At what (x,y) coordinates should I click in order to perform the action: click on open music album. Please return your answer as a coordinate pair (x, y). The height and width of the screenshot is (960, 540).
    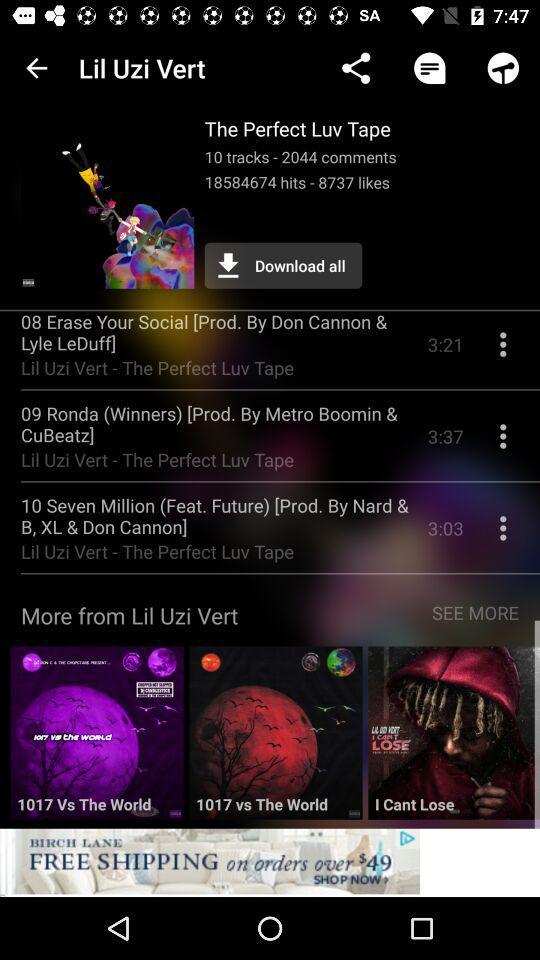
    Looking at the image, I should click on (96, 739).